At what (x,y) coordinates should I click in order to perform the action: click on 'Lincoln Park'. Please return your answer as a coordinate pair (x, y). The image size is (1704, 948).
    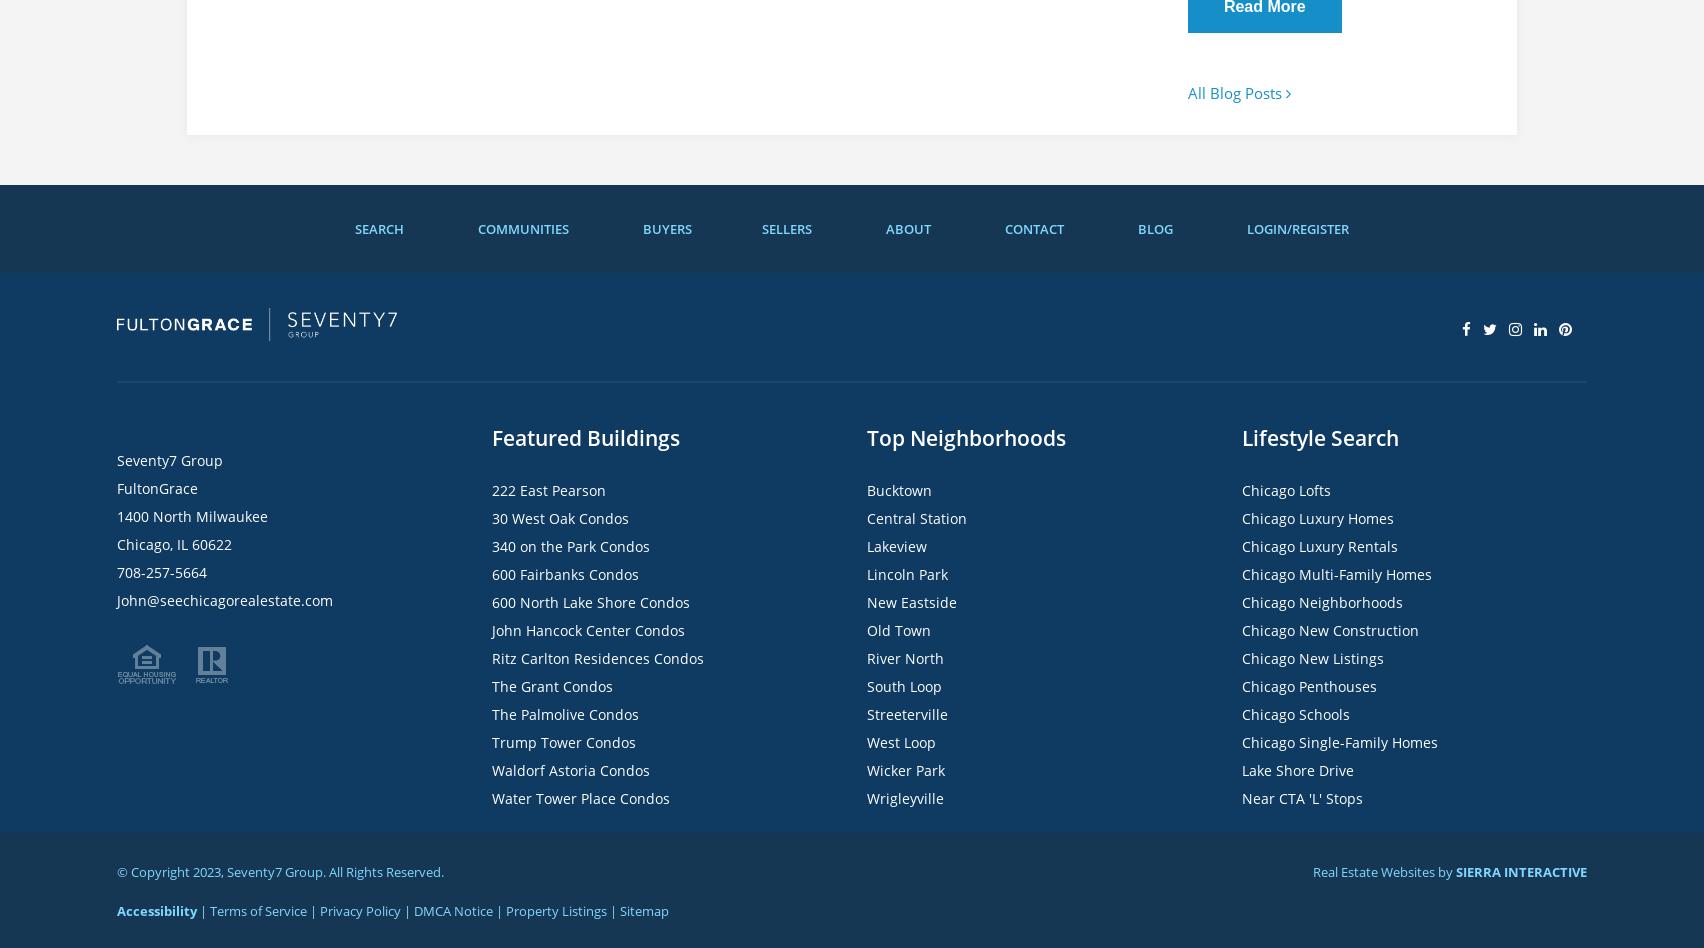
    Looking at the image, I should click on (907, 574).